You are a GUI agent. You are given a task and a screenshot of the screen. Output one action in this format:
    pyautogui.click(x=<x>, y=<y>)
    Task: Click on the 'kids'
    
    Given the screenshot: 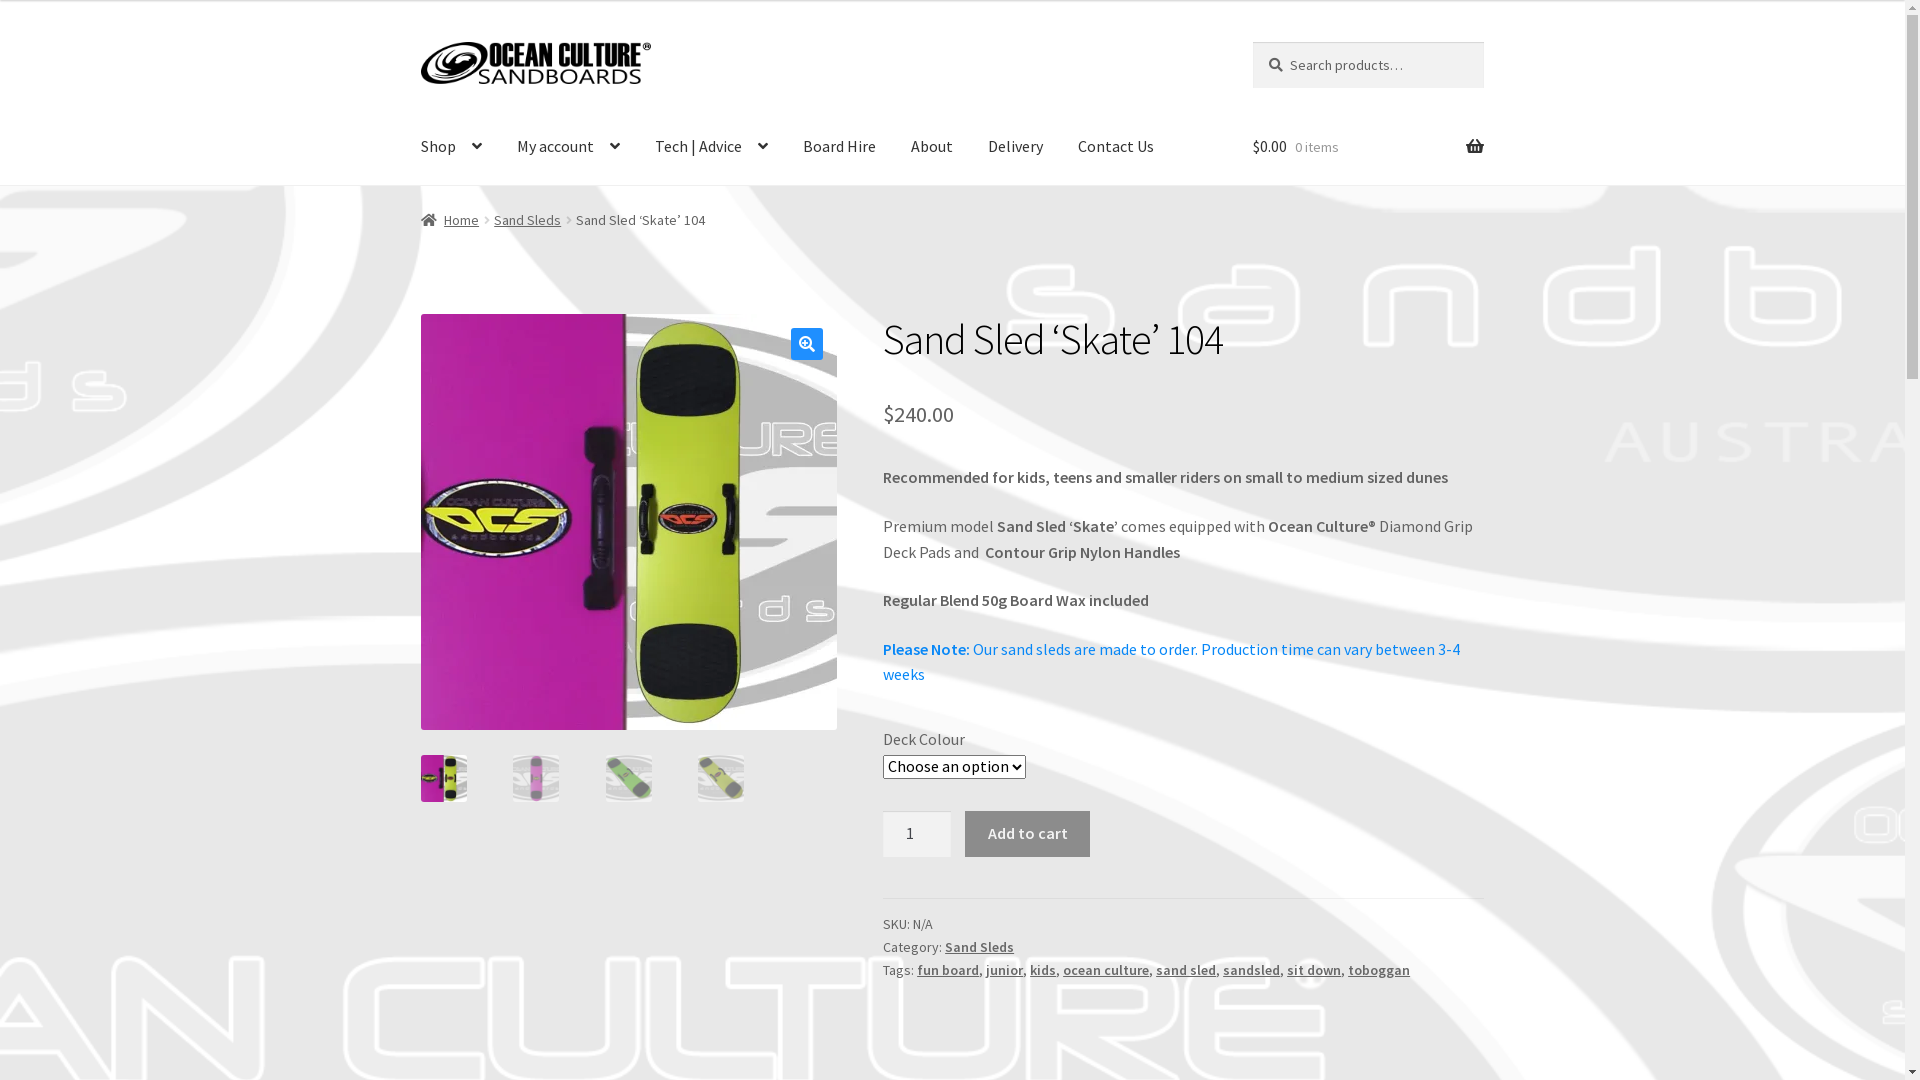 What is the action you would take?
    pyautogui.click(x=1041, y=968)
    